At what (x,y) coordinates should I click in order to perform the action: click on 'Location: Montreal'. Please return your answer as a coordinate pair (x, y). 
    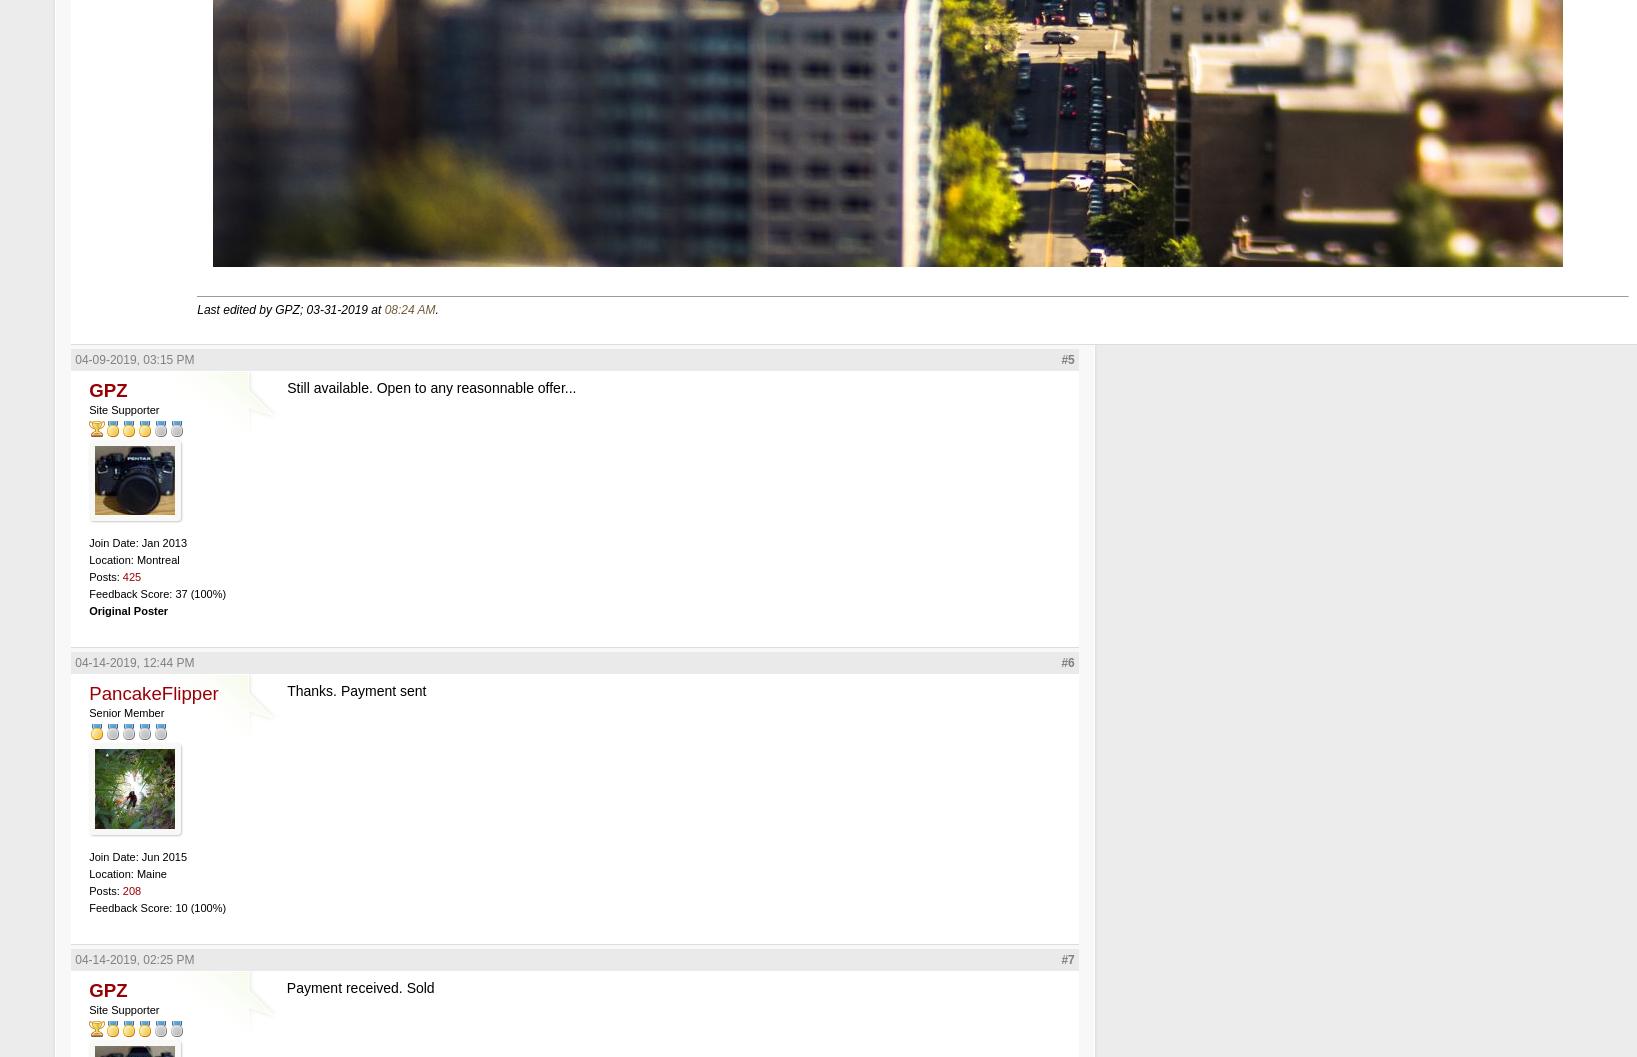
    Looking at the image, I should click on (133, 558).